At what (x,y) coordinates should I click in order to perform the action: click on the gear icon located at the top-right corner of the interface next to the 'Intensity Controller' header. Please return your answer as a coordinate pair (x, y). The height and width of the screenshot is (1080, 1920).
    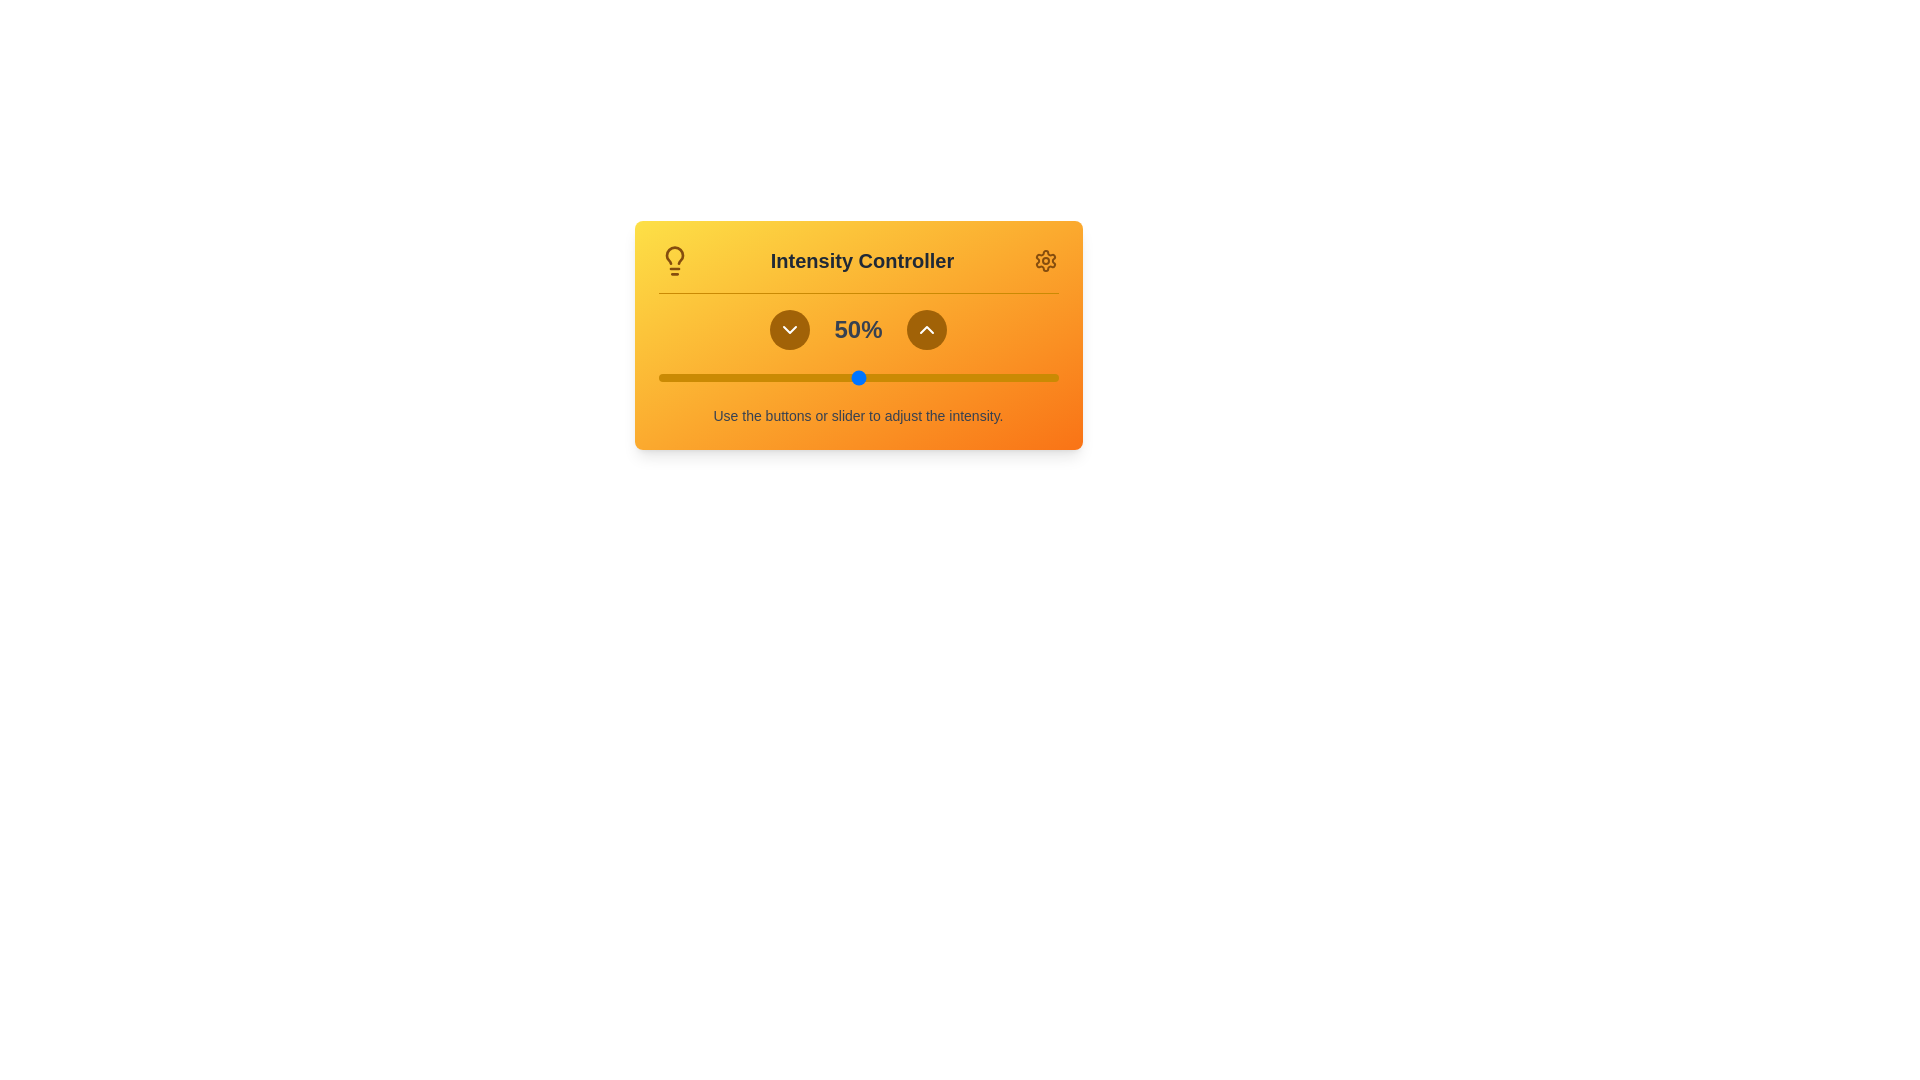
    Looking at the image, I should click on (1045, 260).